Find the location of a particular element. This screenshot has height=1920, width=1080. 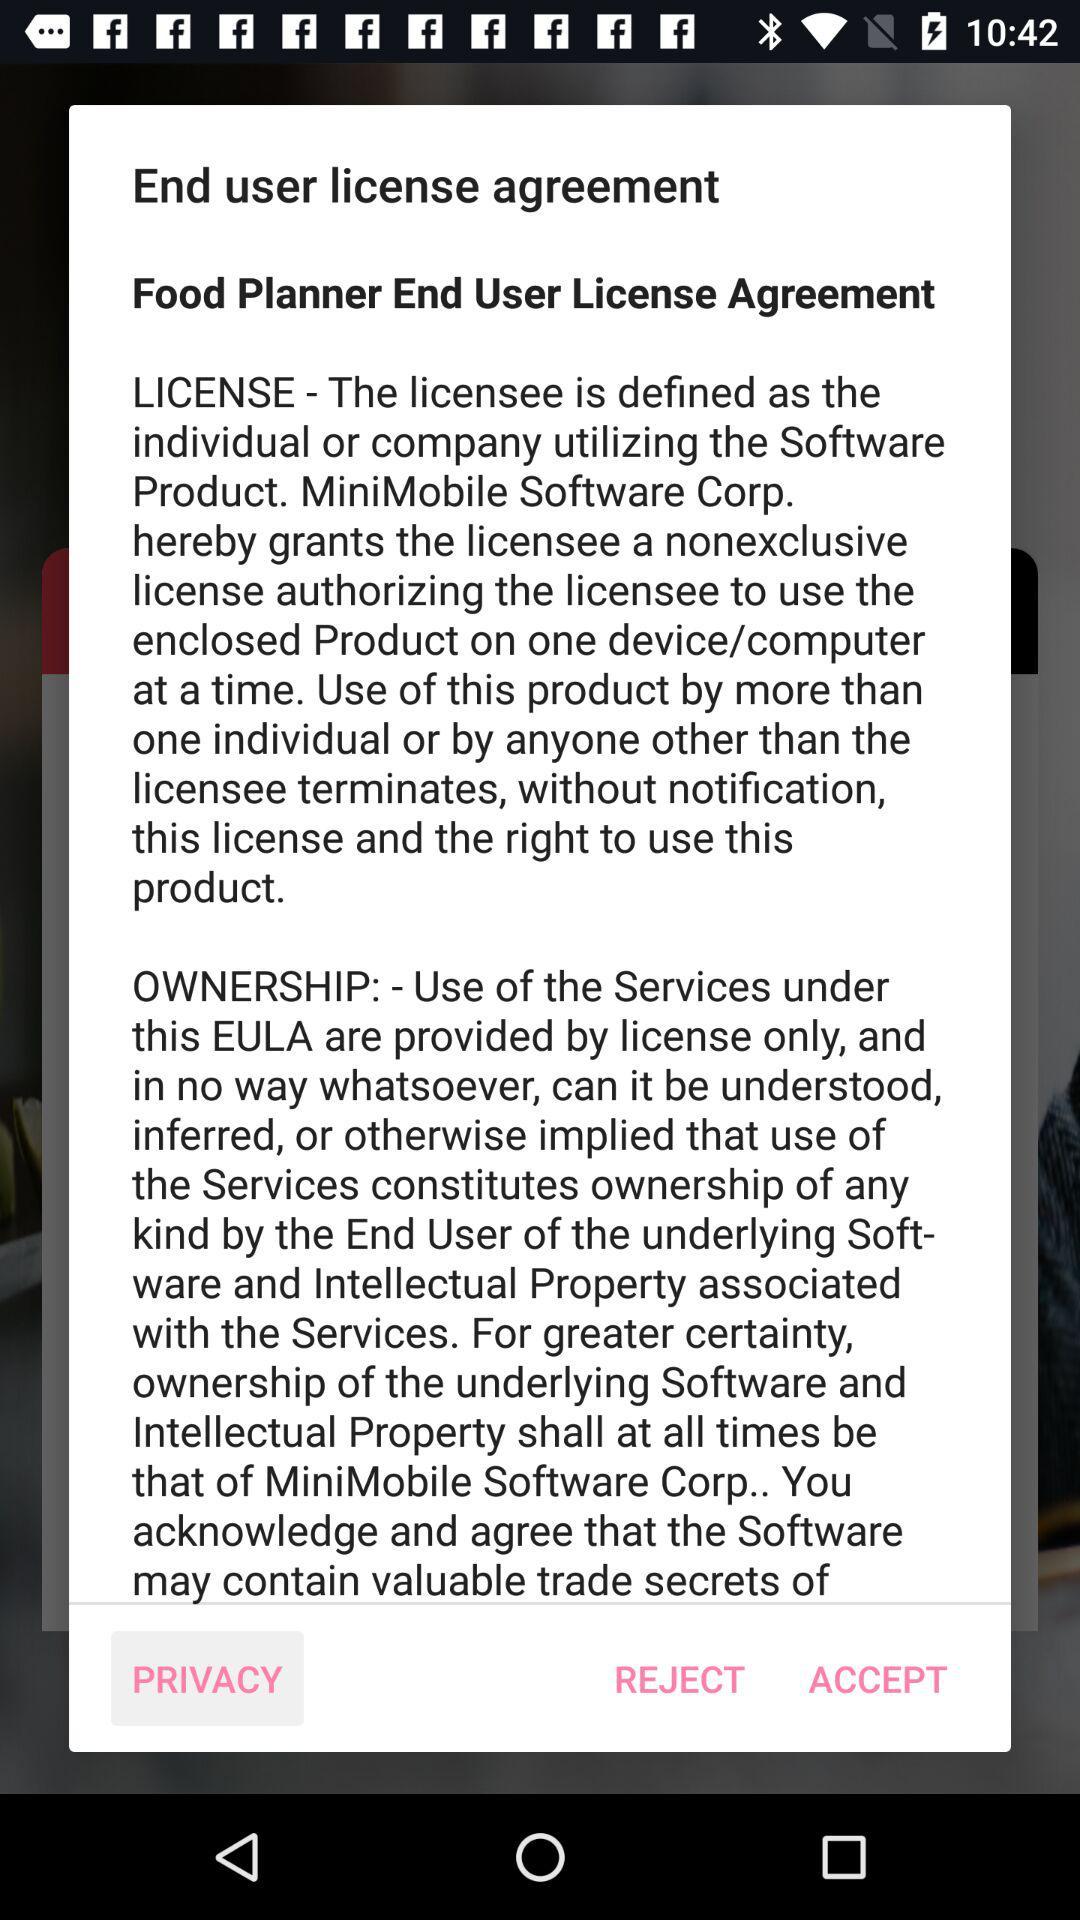

the icon at the bottom left corner is located at coordinates (207, 1678).